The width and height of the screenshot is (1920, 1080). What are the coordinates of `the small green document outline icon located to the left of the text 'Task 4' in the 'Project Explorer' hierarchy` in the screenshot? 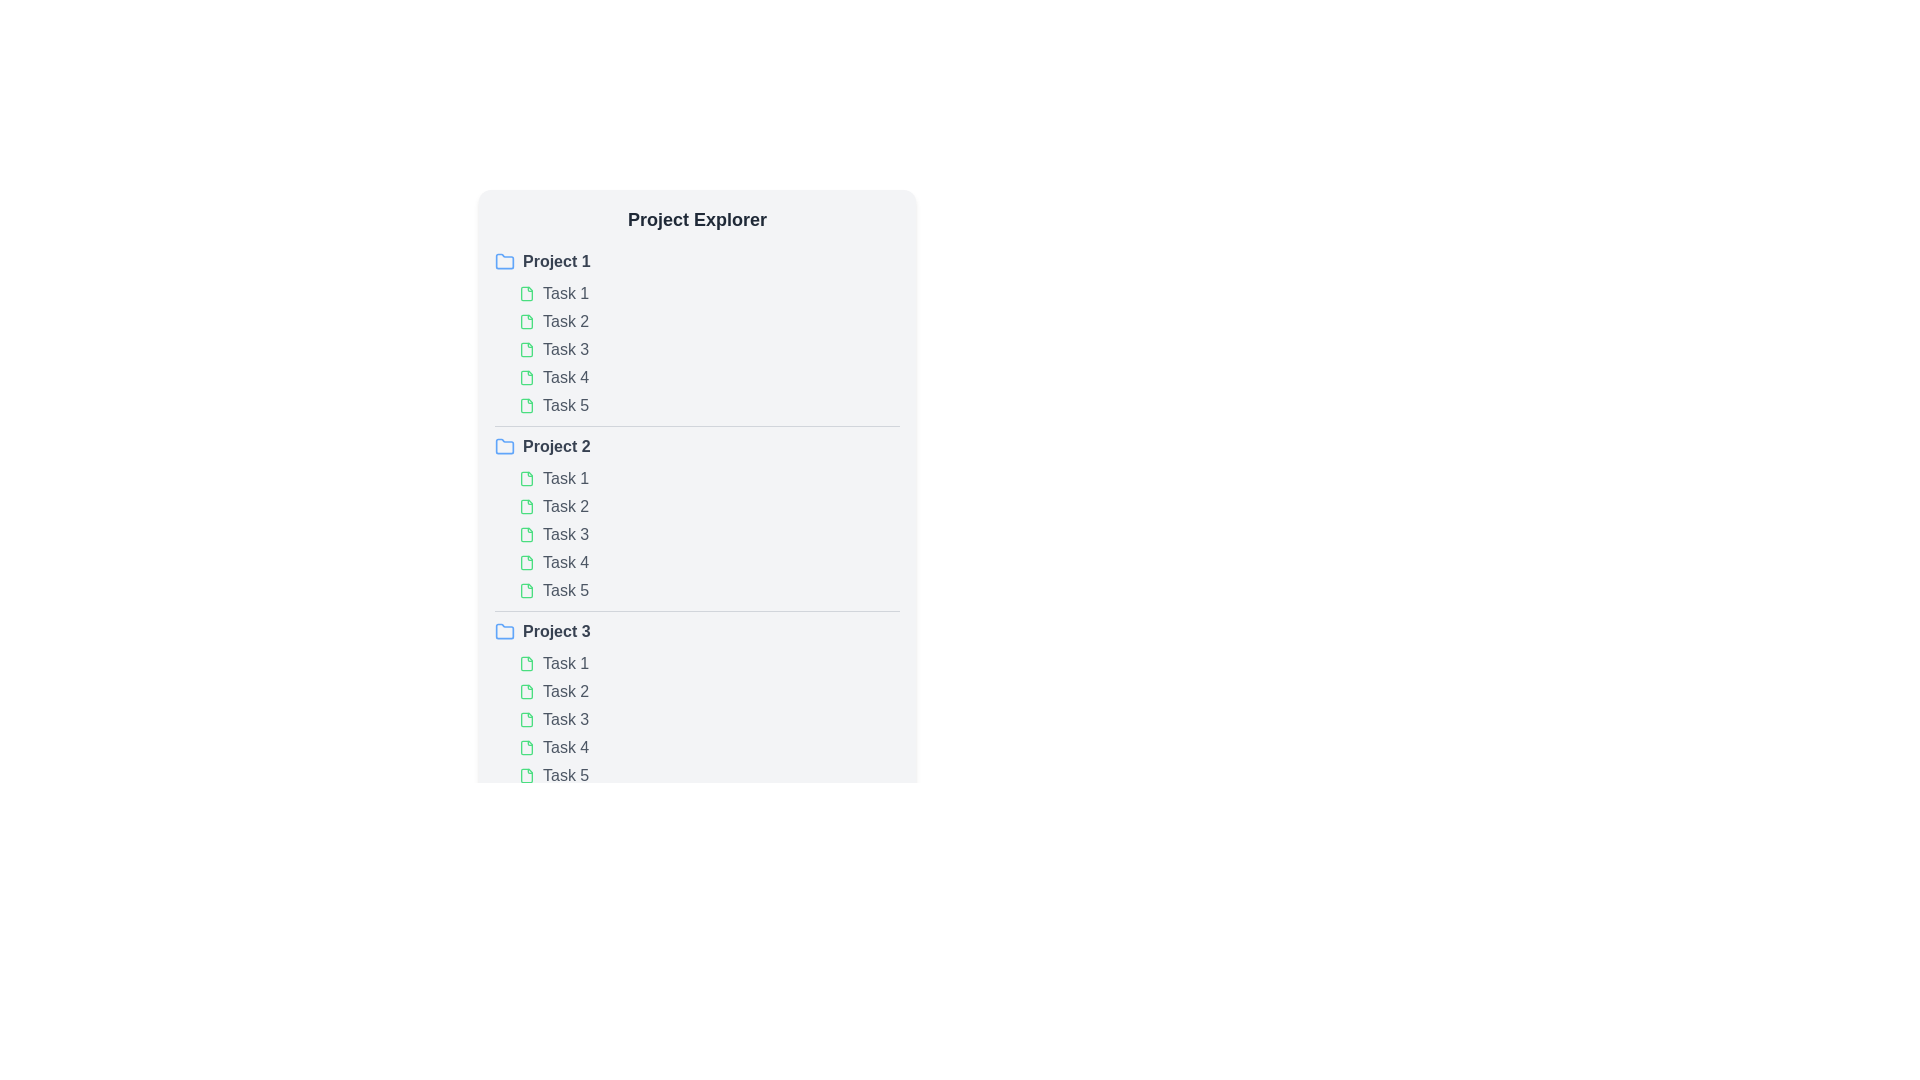 It's located at (527, 748).